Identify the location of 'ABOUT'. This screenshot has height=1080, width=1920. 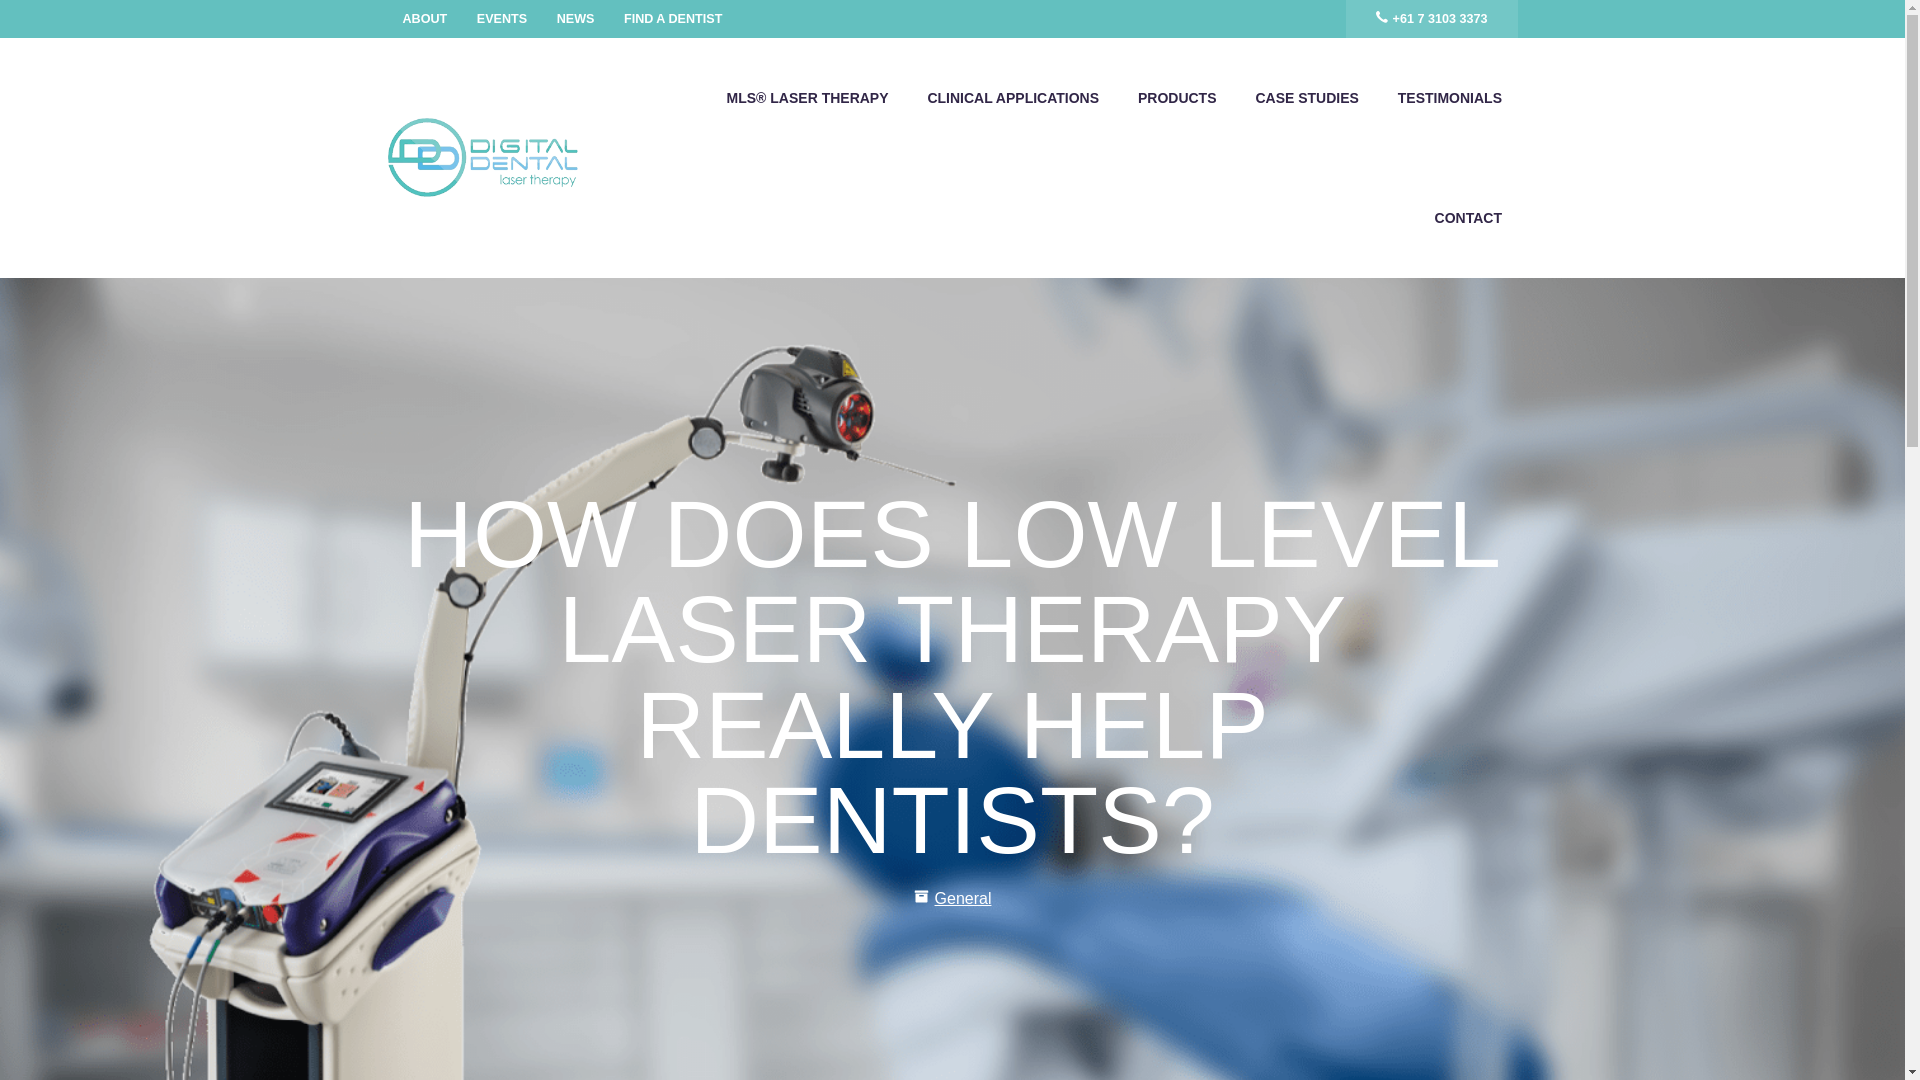
(424, 19).